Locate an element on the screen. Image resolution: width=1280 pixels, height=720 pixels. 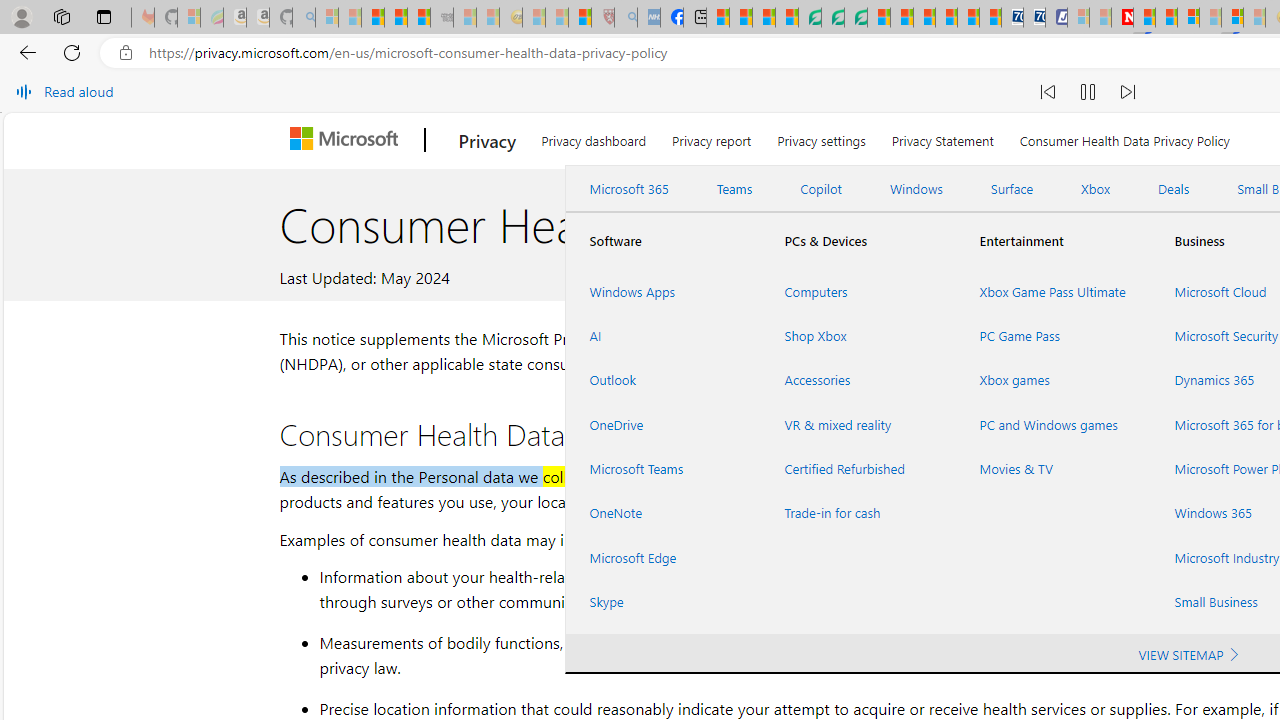
'Xbox games' is located at coordinates (1051, 380).